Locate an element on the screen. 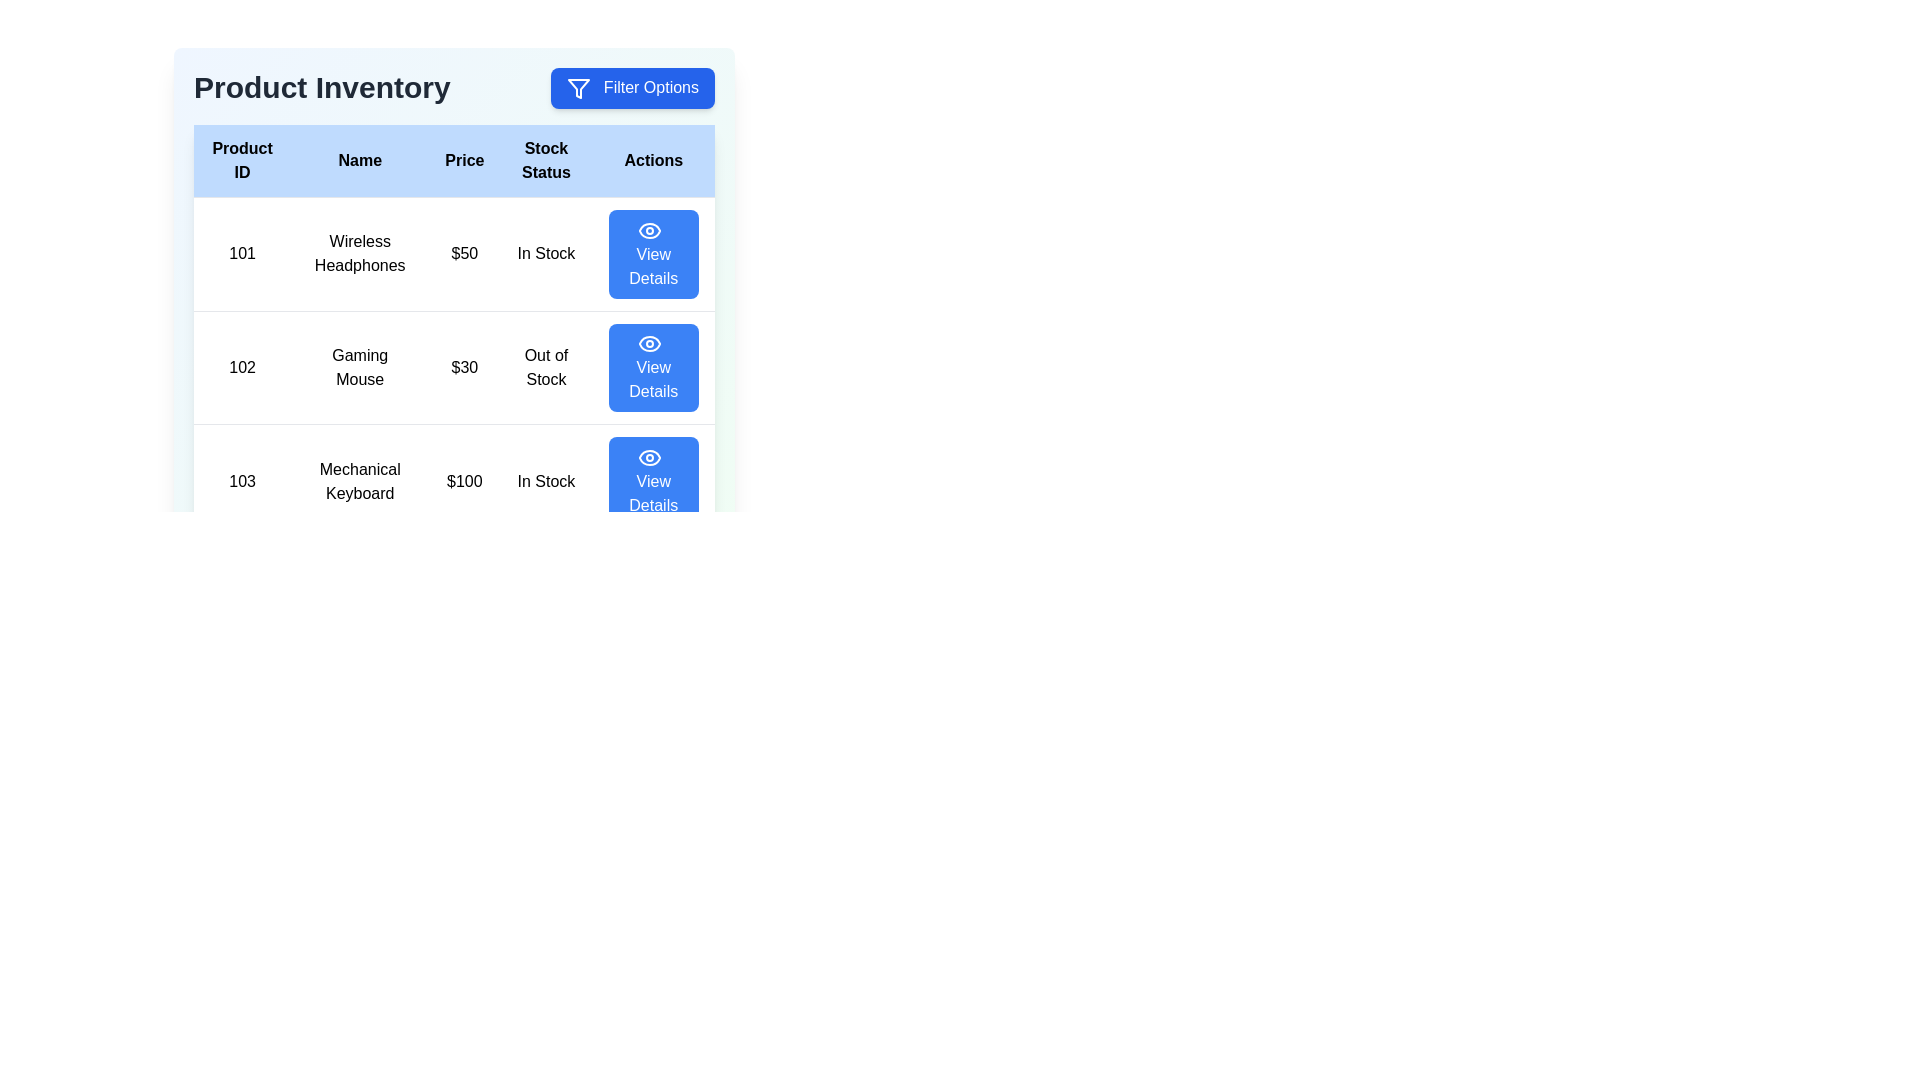 The height and width of the screenshot is (1080, 1920). the 'Filter Options' button to open the filter options is located at coordinates (632, 87).